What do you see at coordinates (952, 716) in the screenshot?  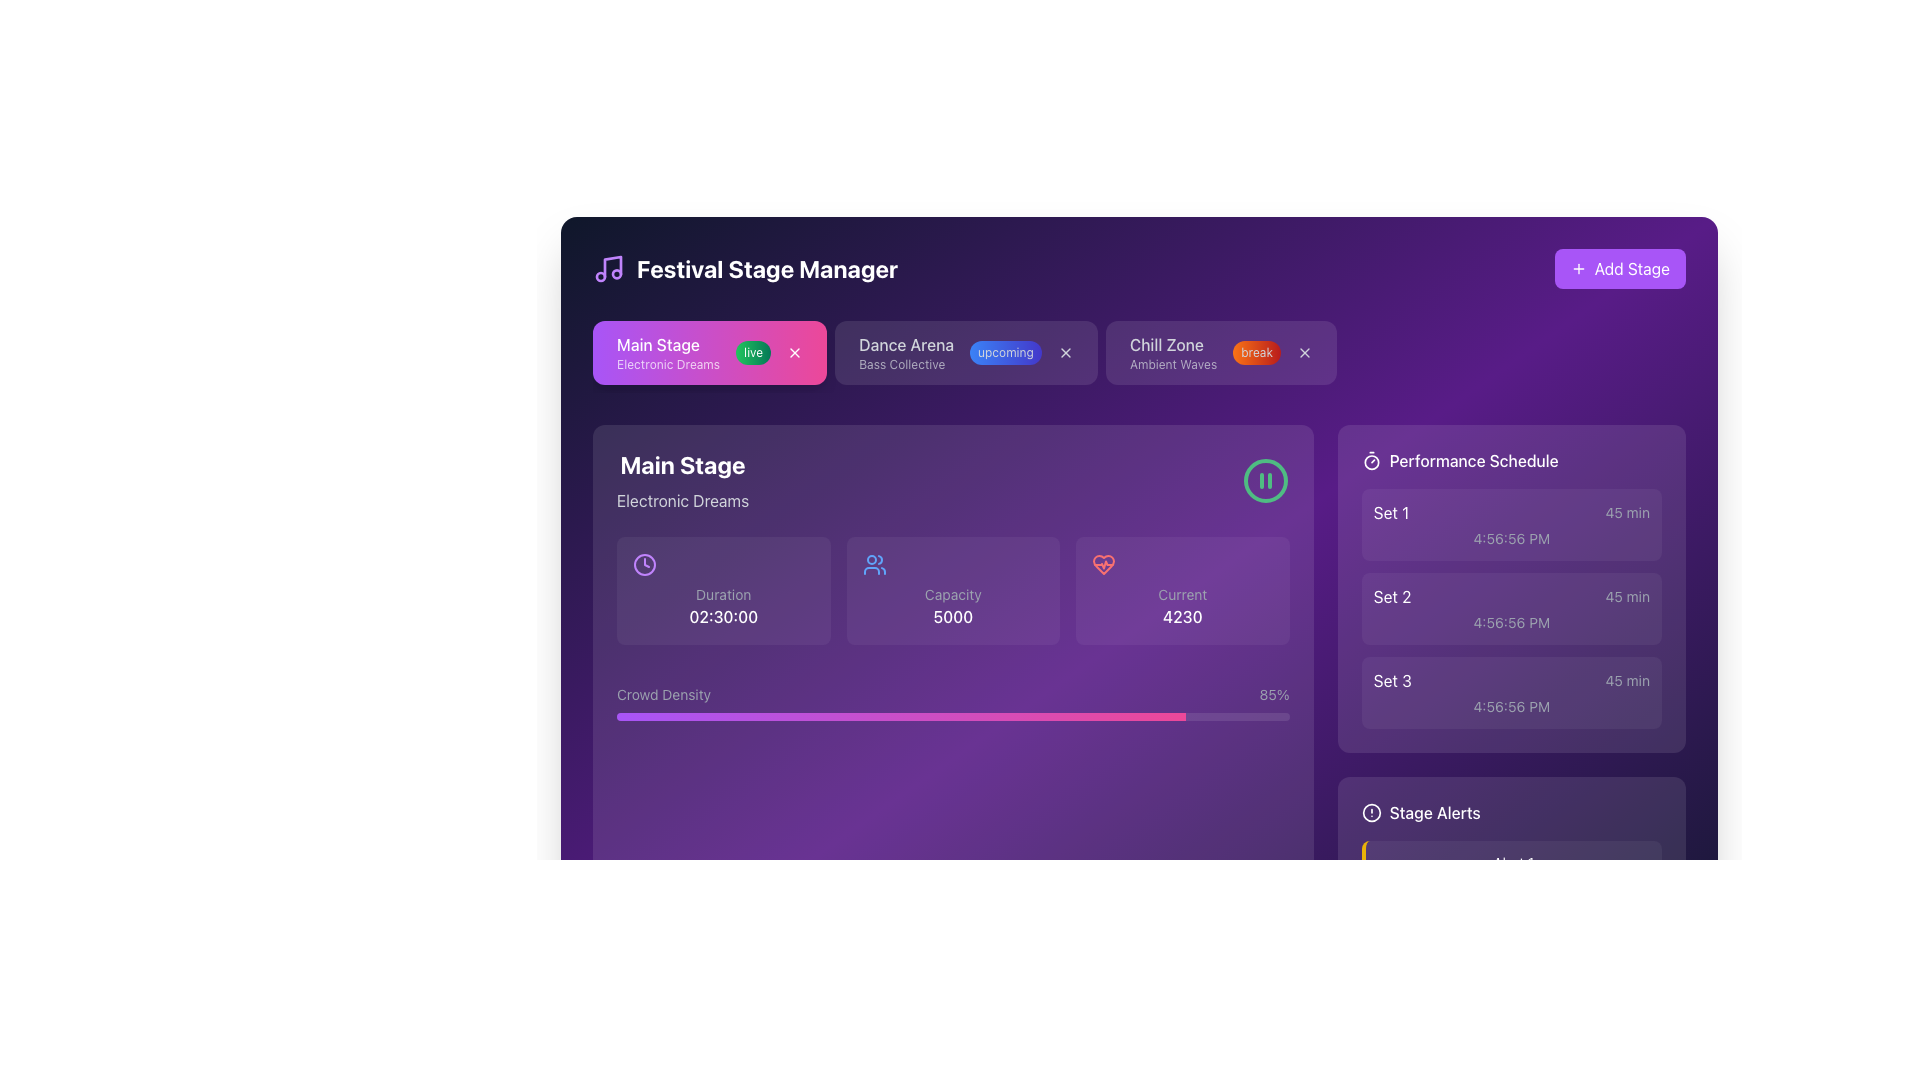 I see `the progress bar representing crowd density, which is horizontally elongated with a two-tone gradient fill from purple` at bounding box center [952, 716].